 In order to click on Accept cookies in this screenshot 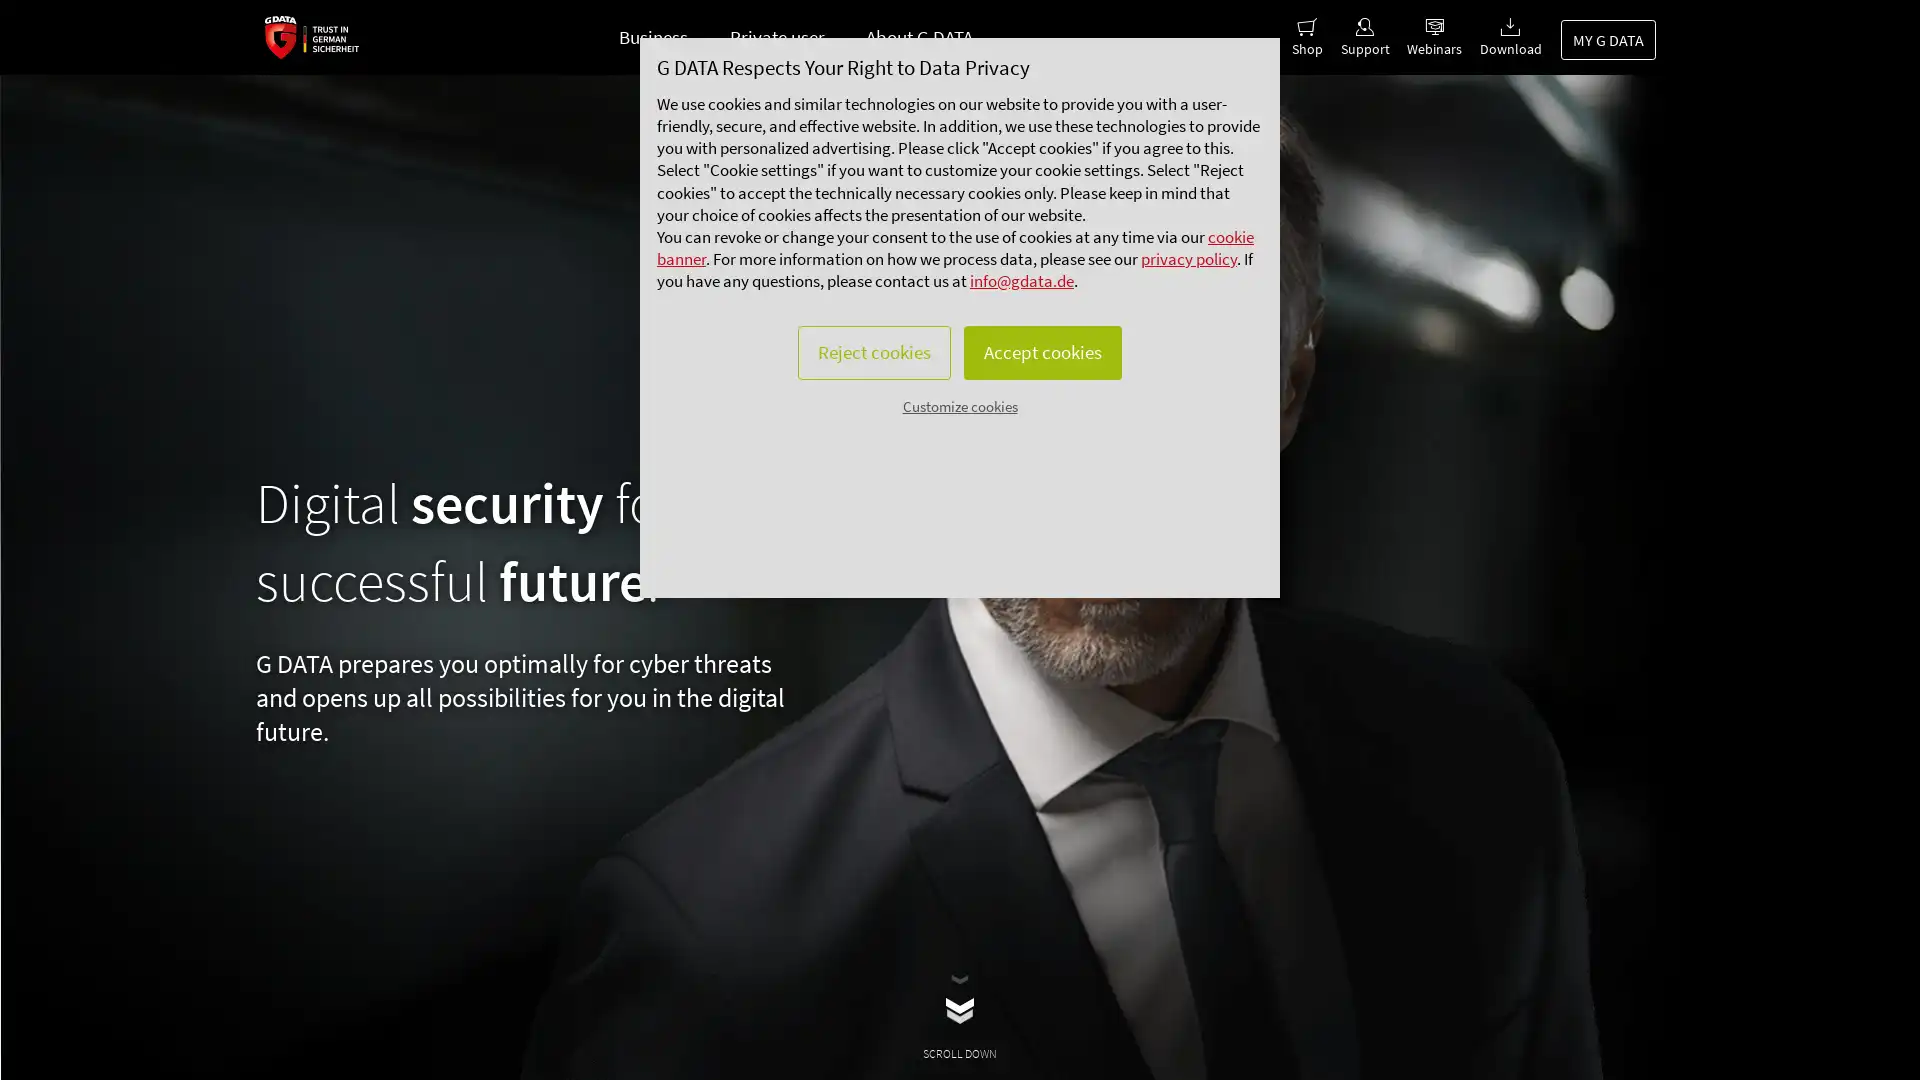, I will do `click(1046, 396)`.